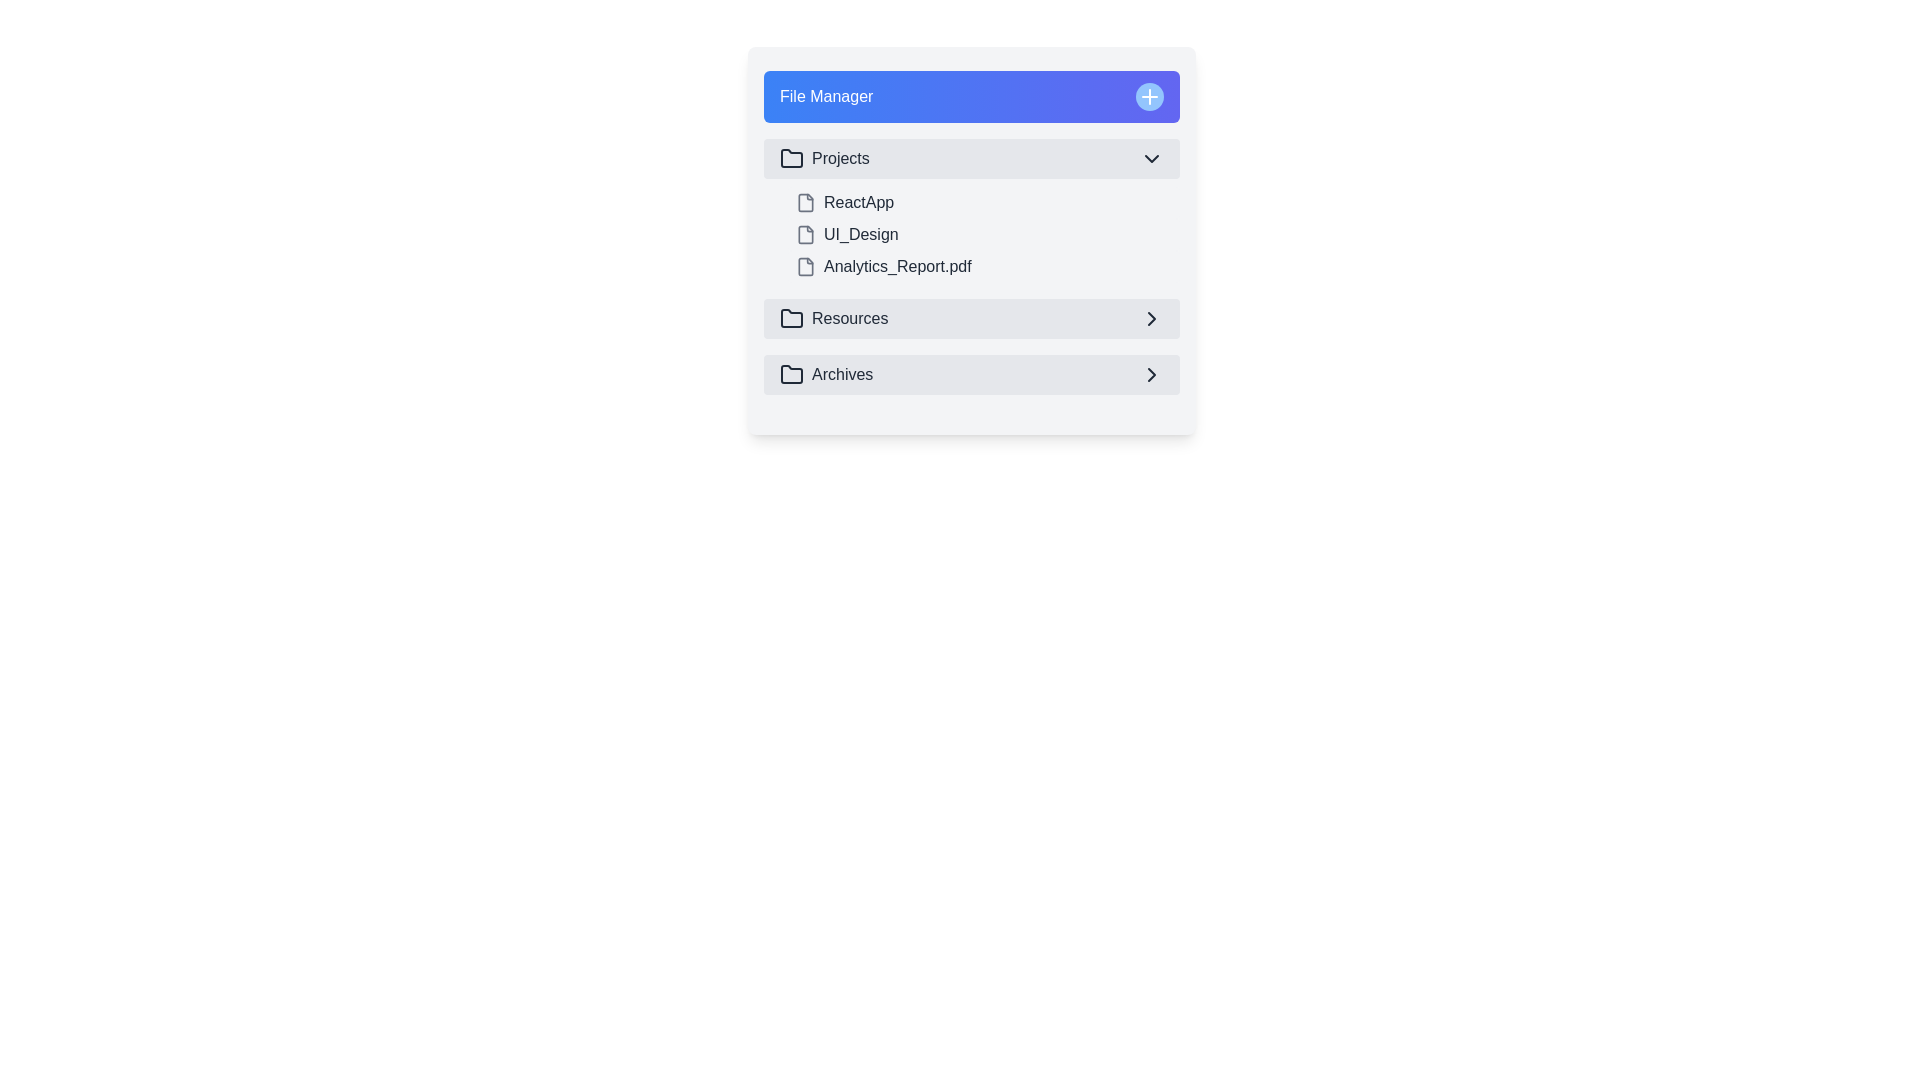 This screenshot has height=1080, width=1920. Describe the element at coordinates (806, 203) in the screenshot. I see `the file icon representing 'ReactApp' located to the left of the text within the file management interface` at that location.